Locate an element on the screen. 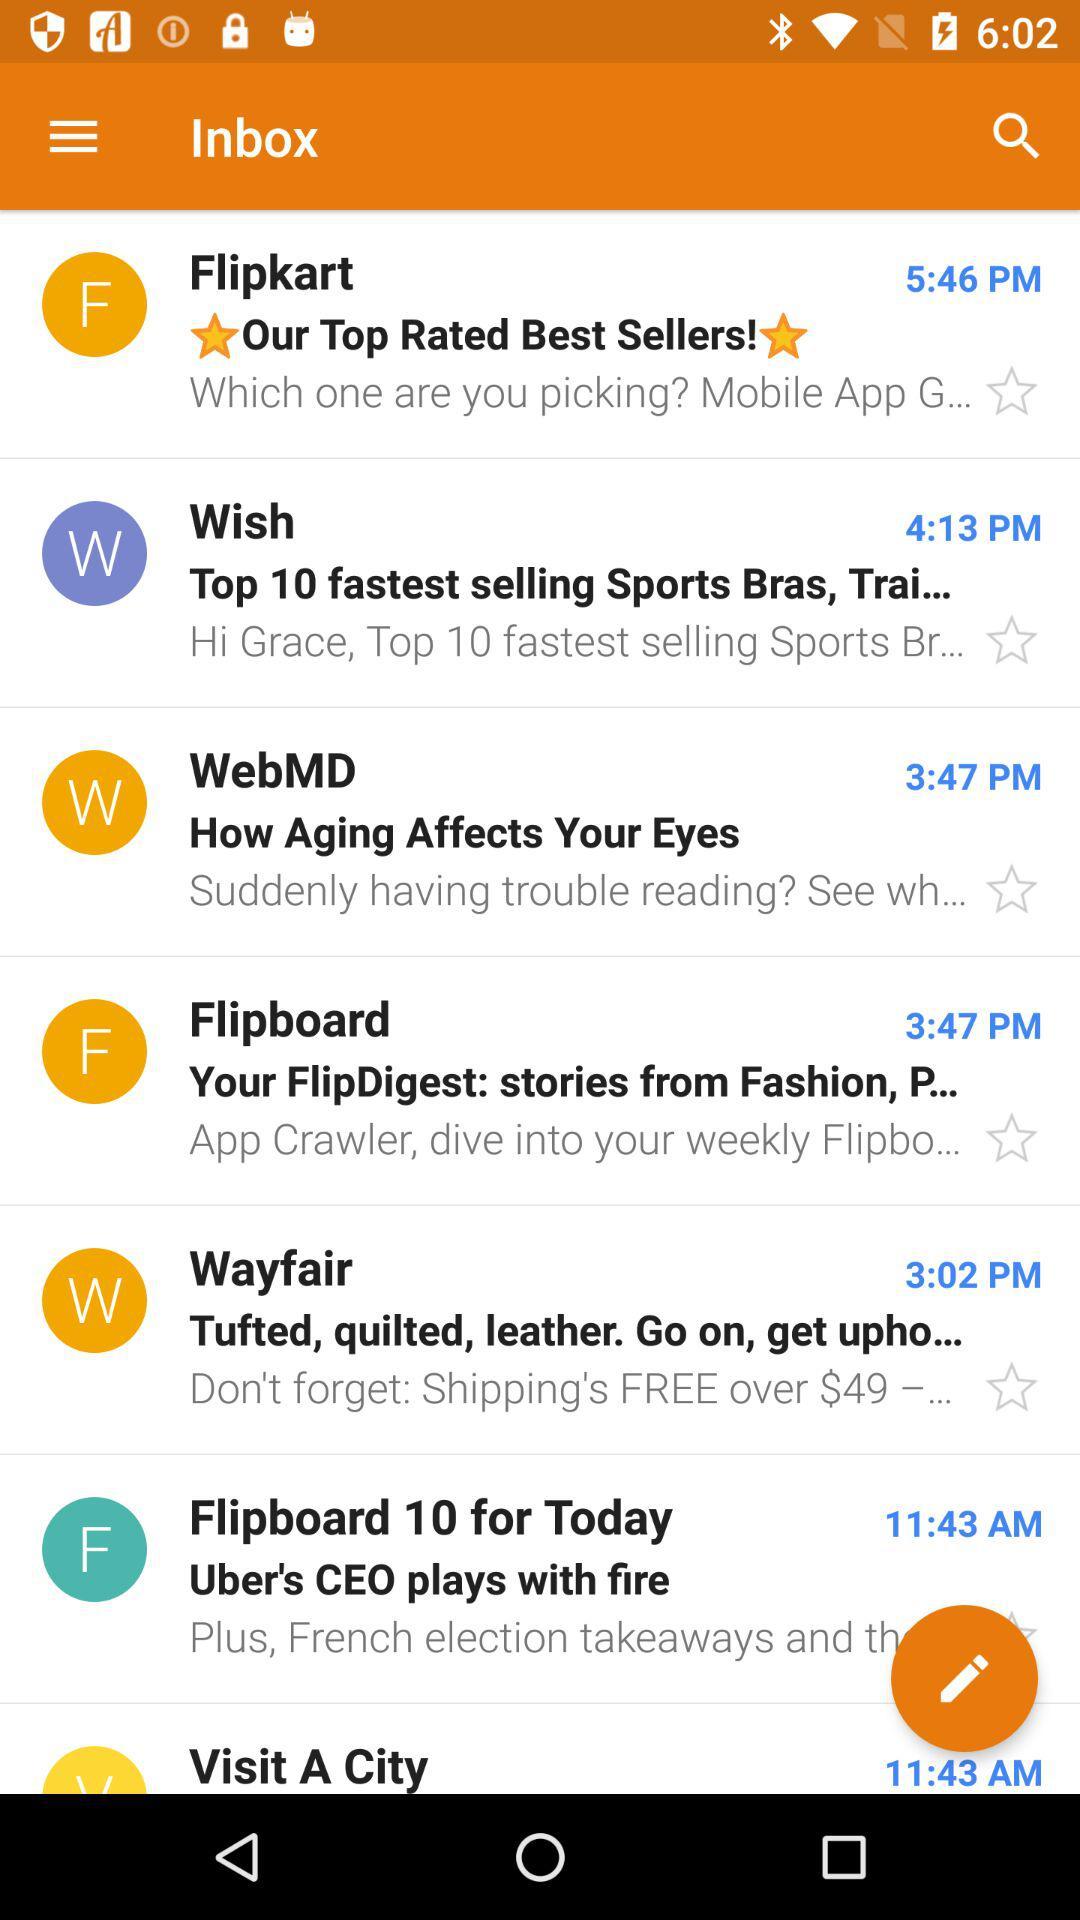  the icon at the bottom right corner is located at coordinates (963, 1678).